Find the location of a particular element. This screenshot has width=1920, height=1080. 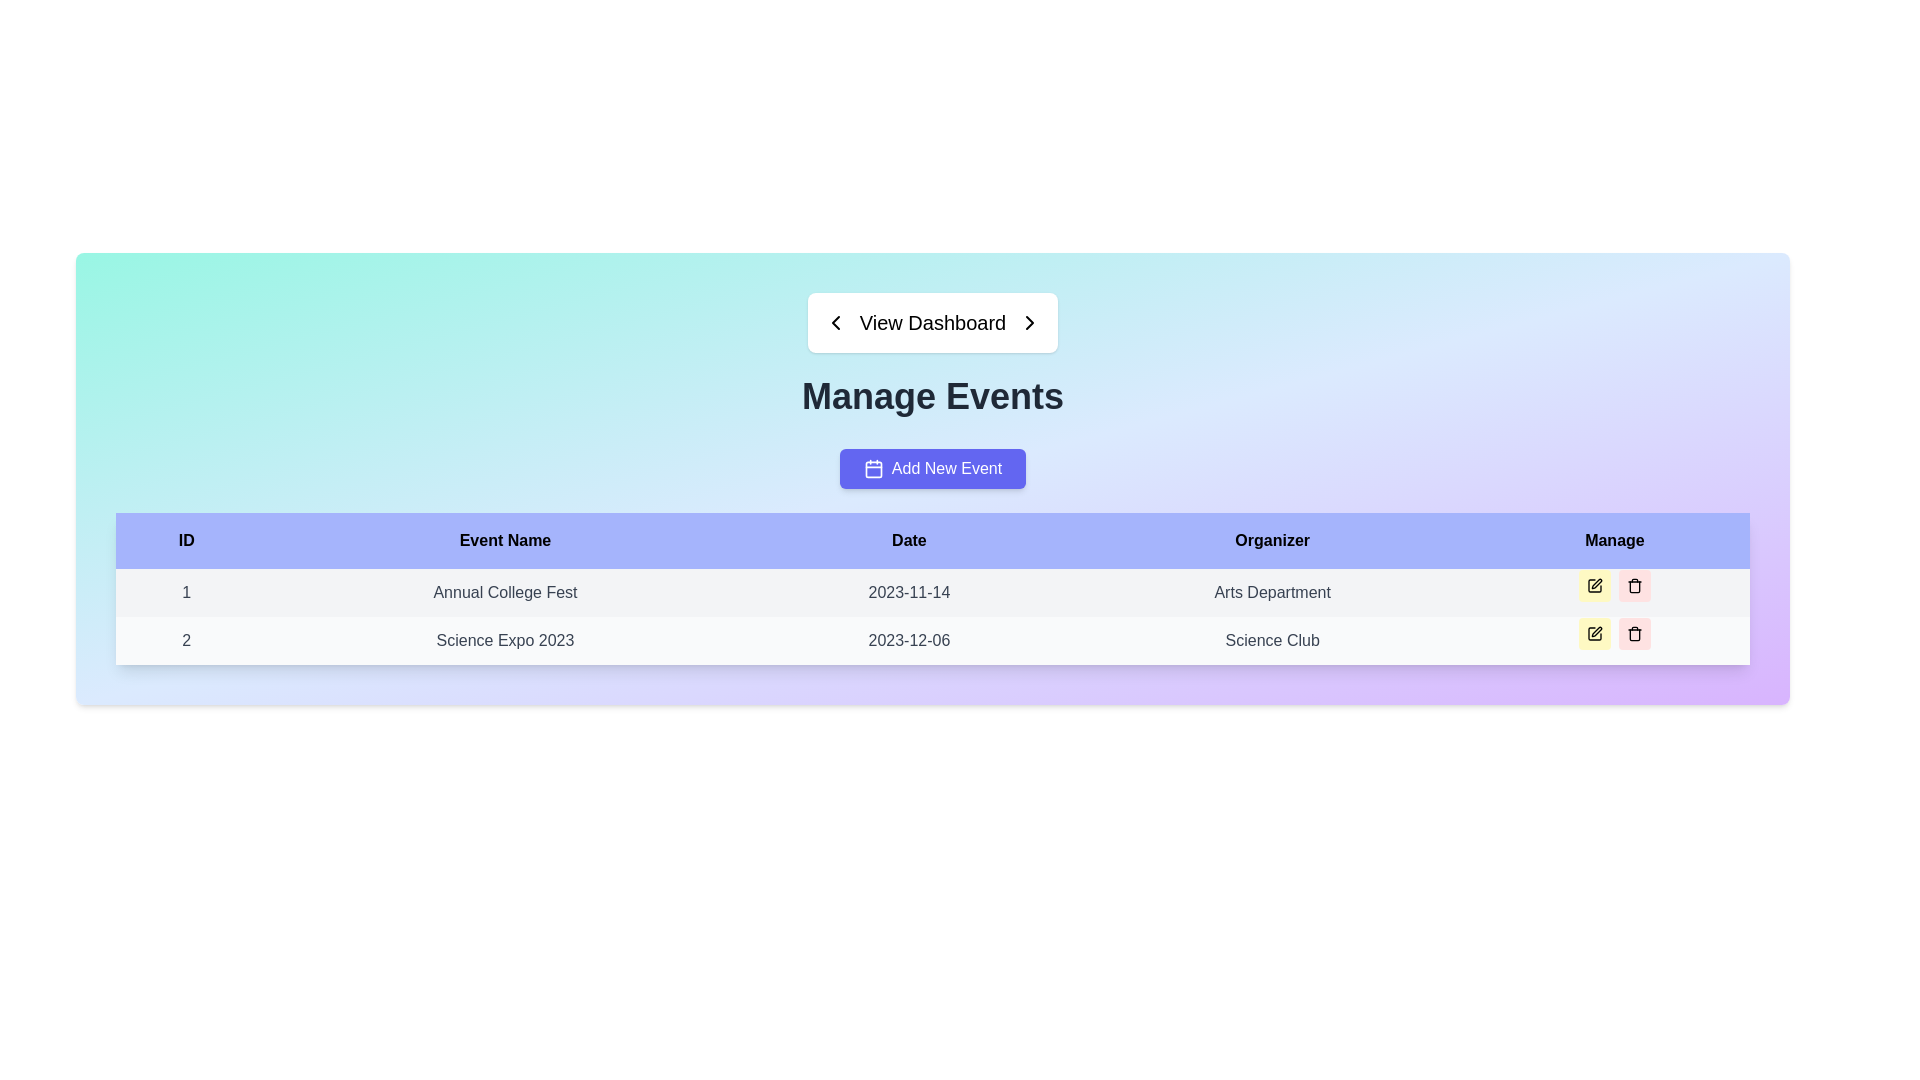

the calendar icon is located at coordinates (873, 469).